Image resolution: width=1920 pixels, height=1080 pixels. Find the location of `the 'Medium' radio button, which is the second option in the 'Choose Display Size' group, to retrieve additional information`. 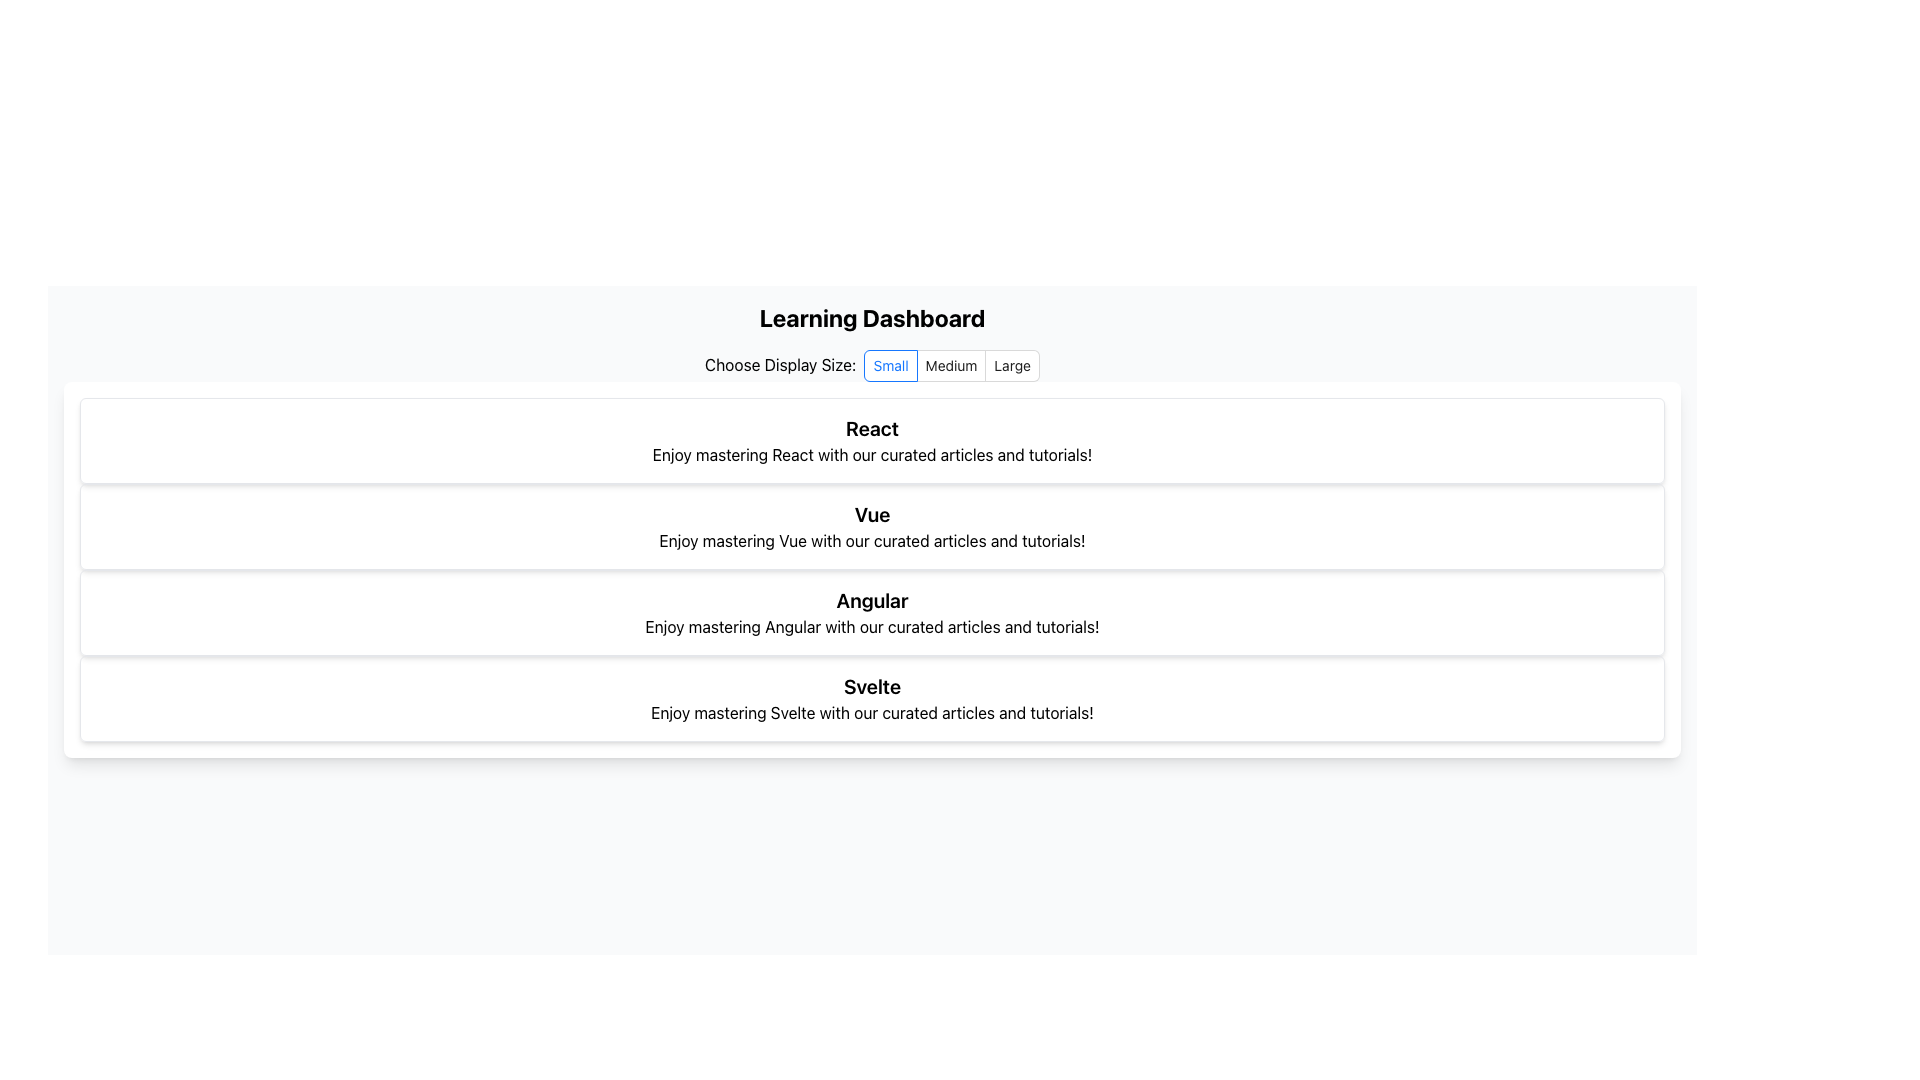

the 'Medium' radio button, which is the second option in the 'Choose Display Size' group, to retrieve additional information is located at coordinates (950, 366).